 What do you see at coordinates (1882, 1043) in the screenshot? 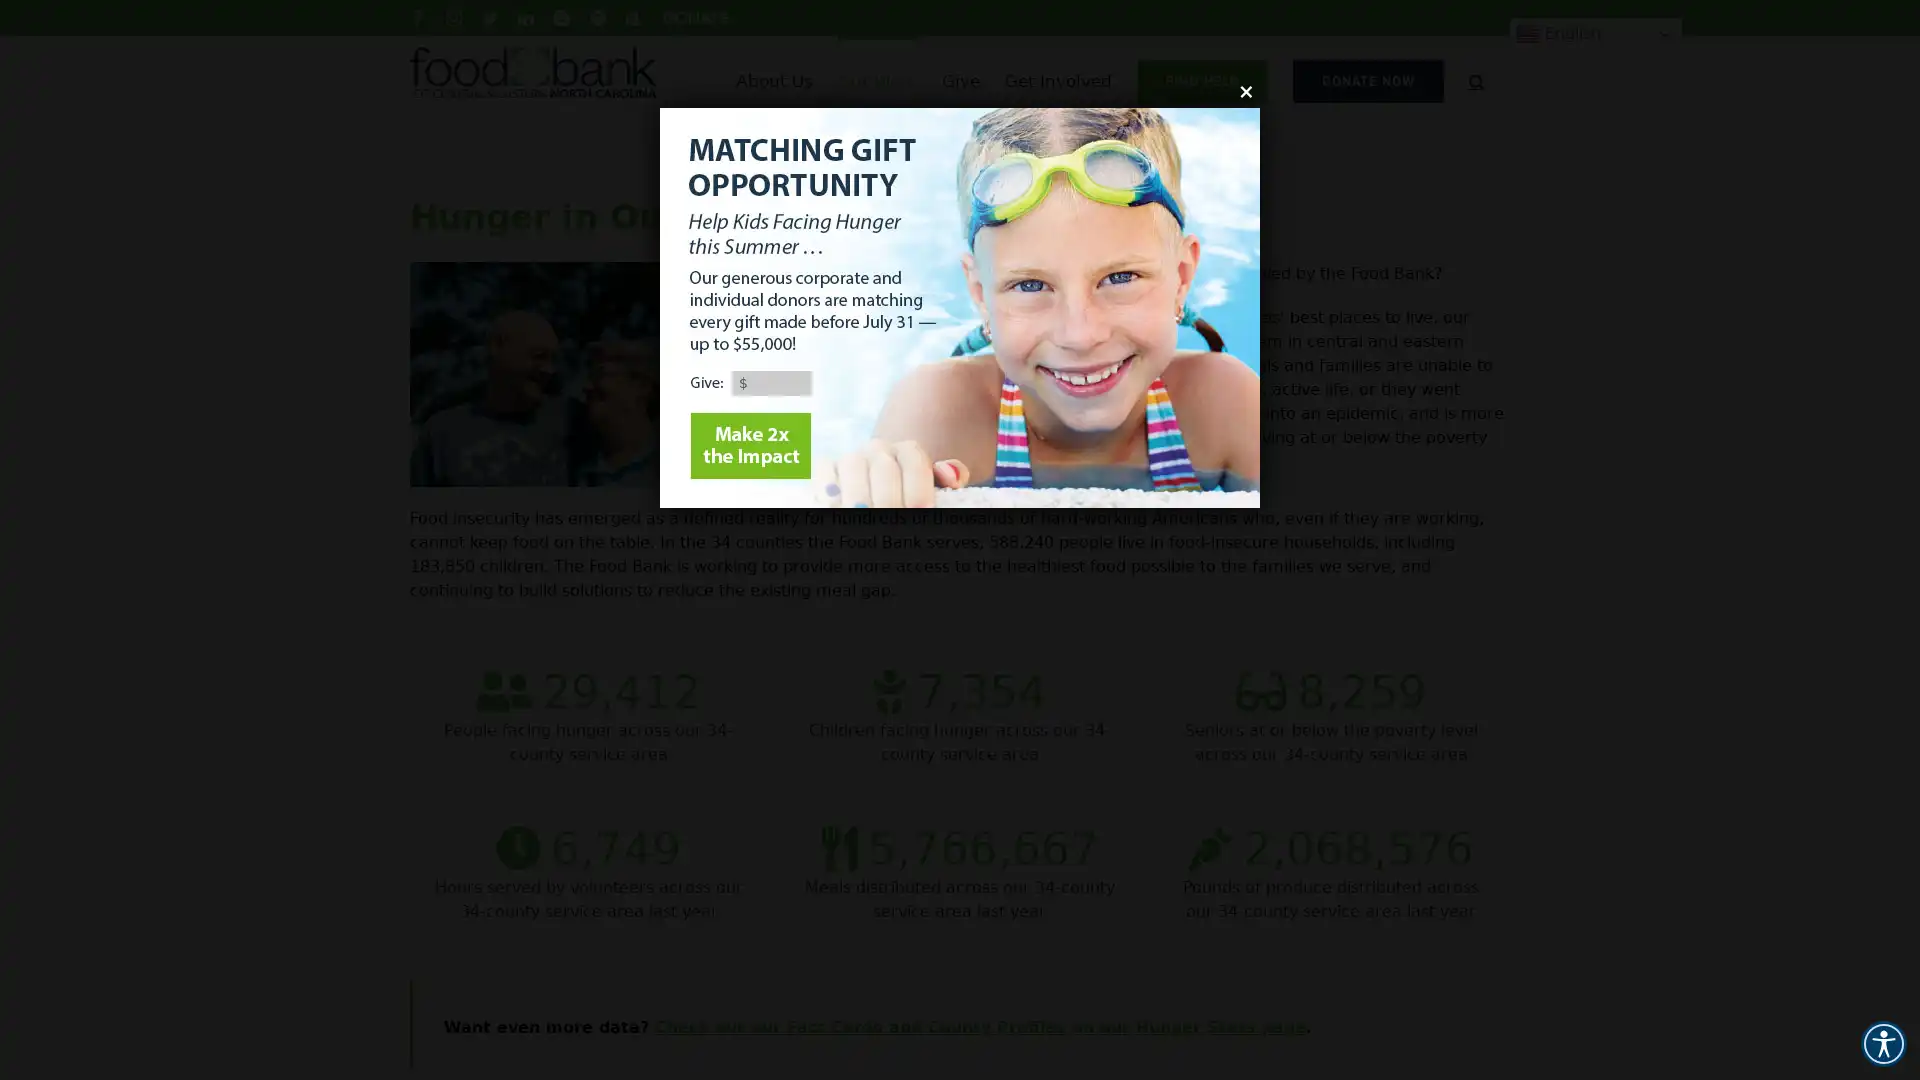
I see `Accessibility Menu` at bounding box center [1882, 1043].